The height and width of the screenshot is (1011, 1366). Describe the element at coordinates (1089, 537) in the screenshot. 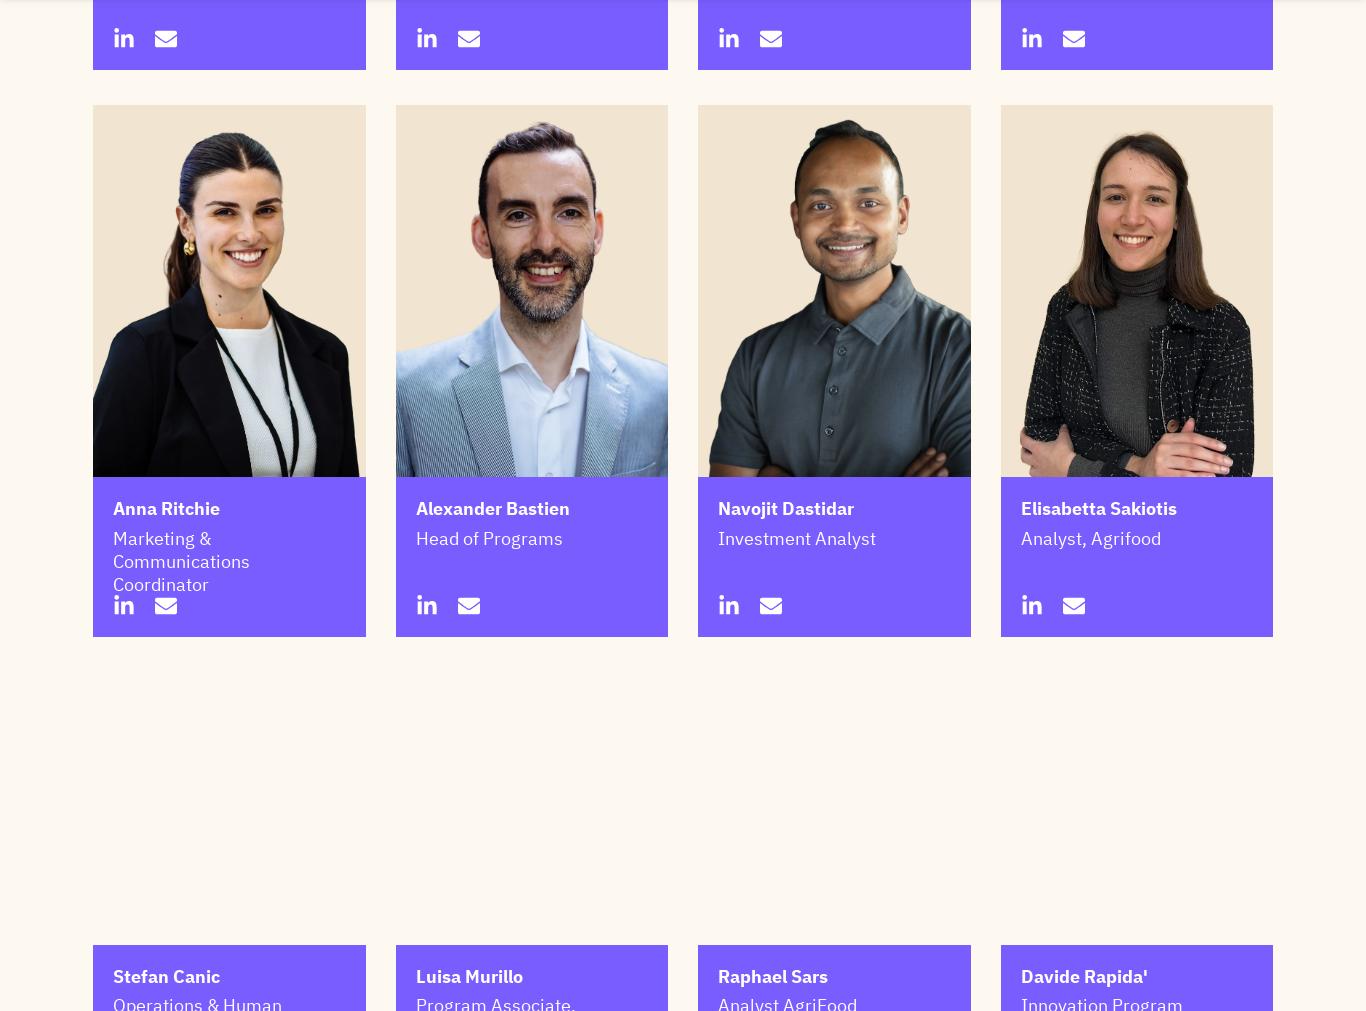

I see `'Analyst, Agrifood'` at that location.